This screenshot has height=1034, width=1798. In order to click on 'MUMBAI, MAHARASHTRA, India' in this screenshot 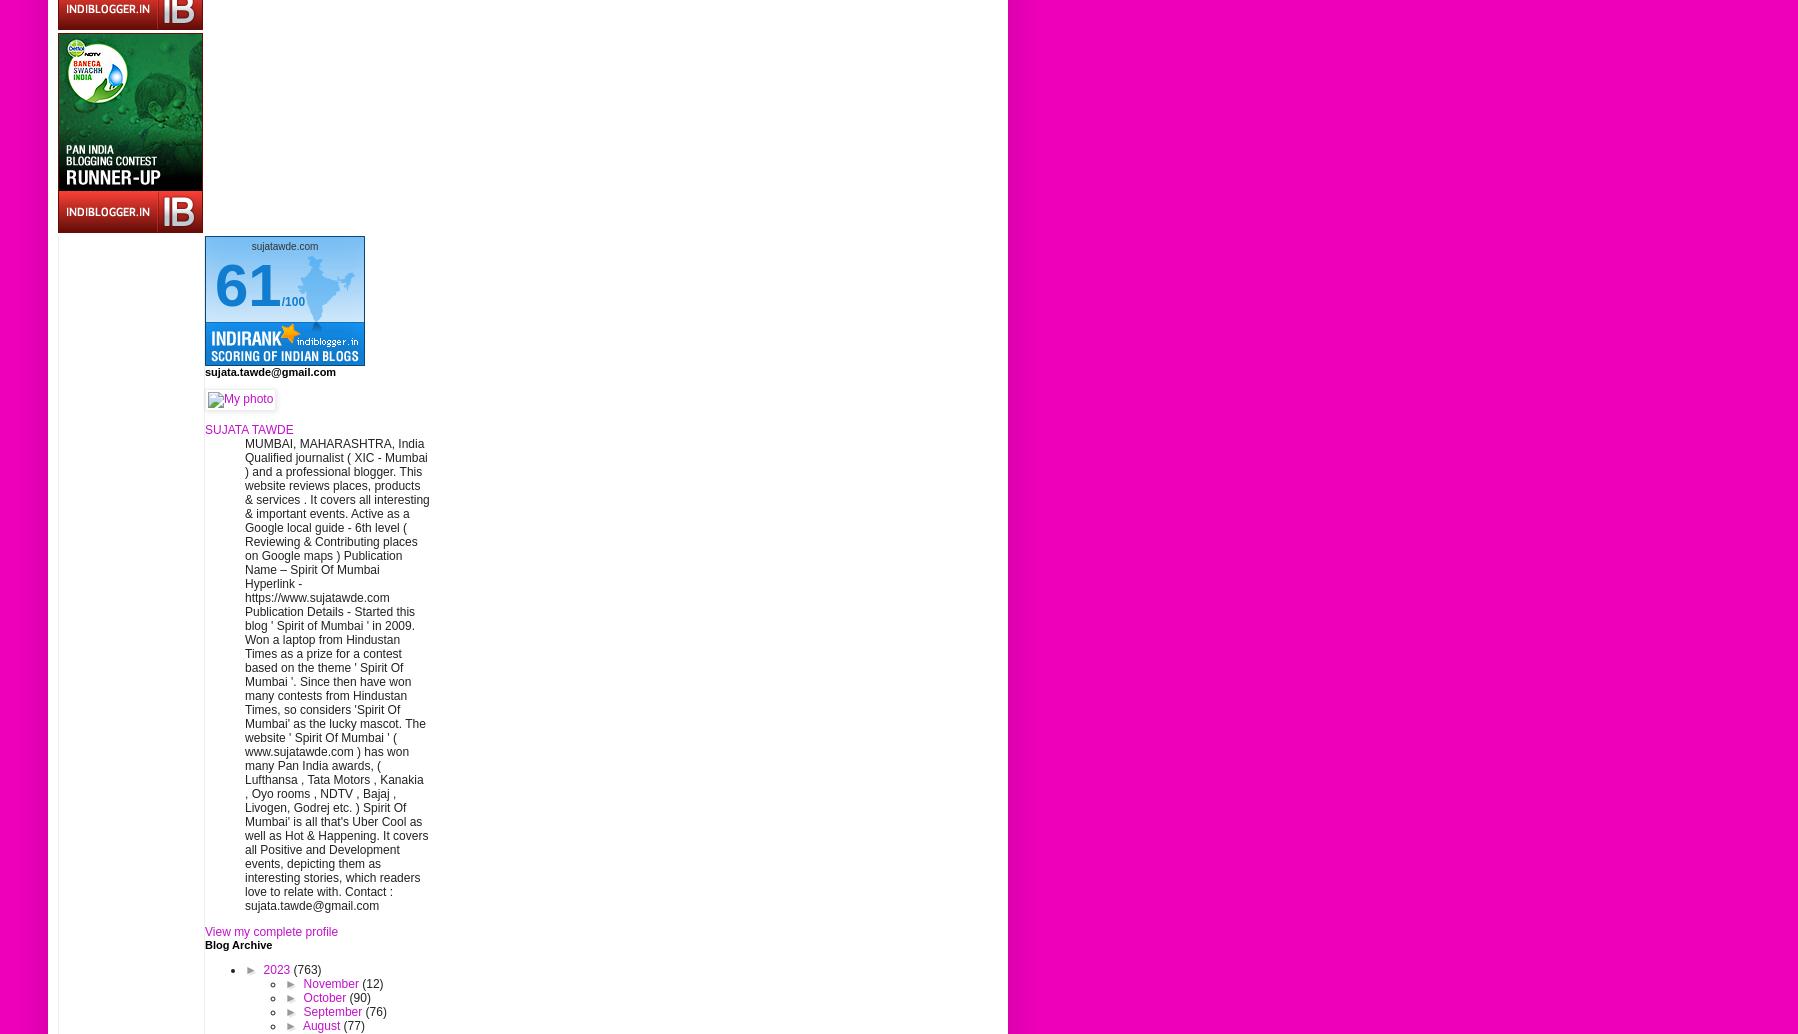, I will do `click(333, 442)`.